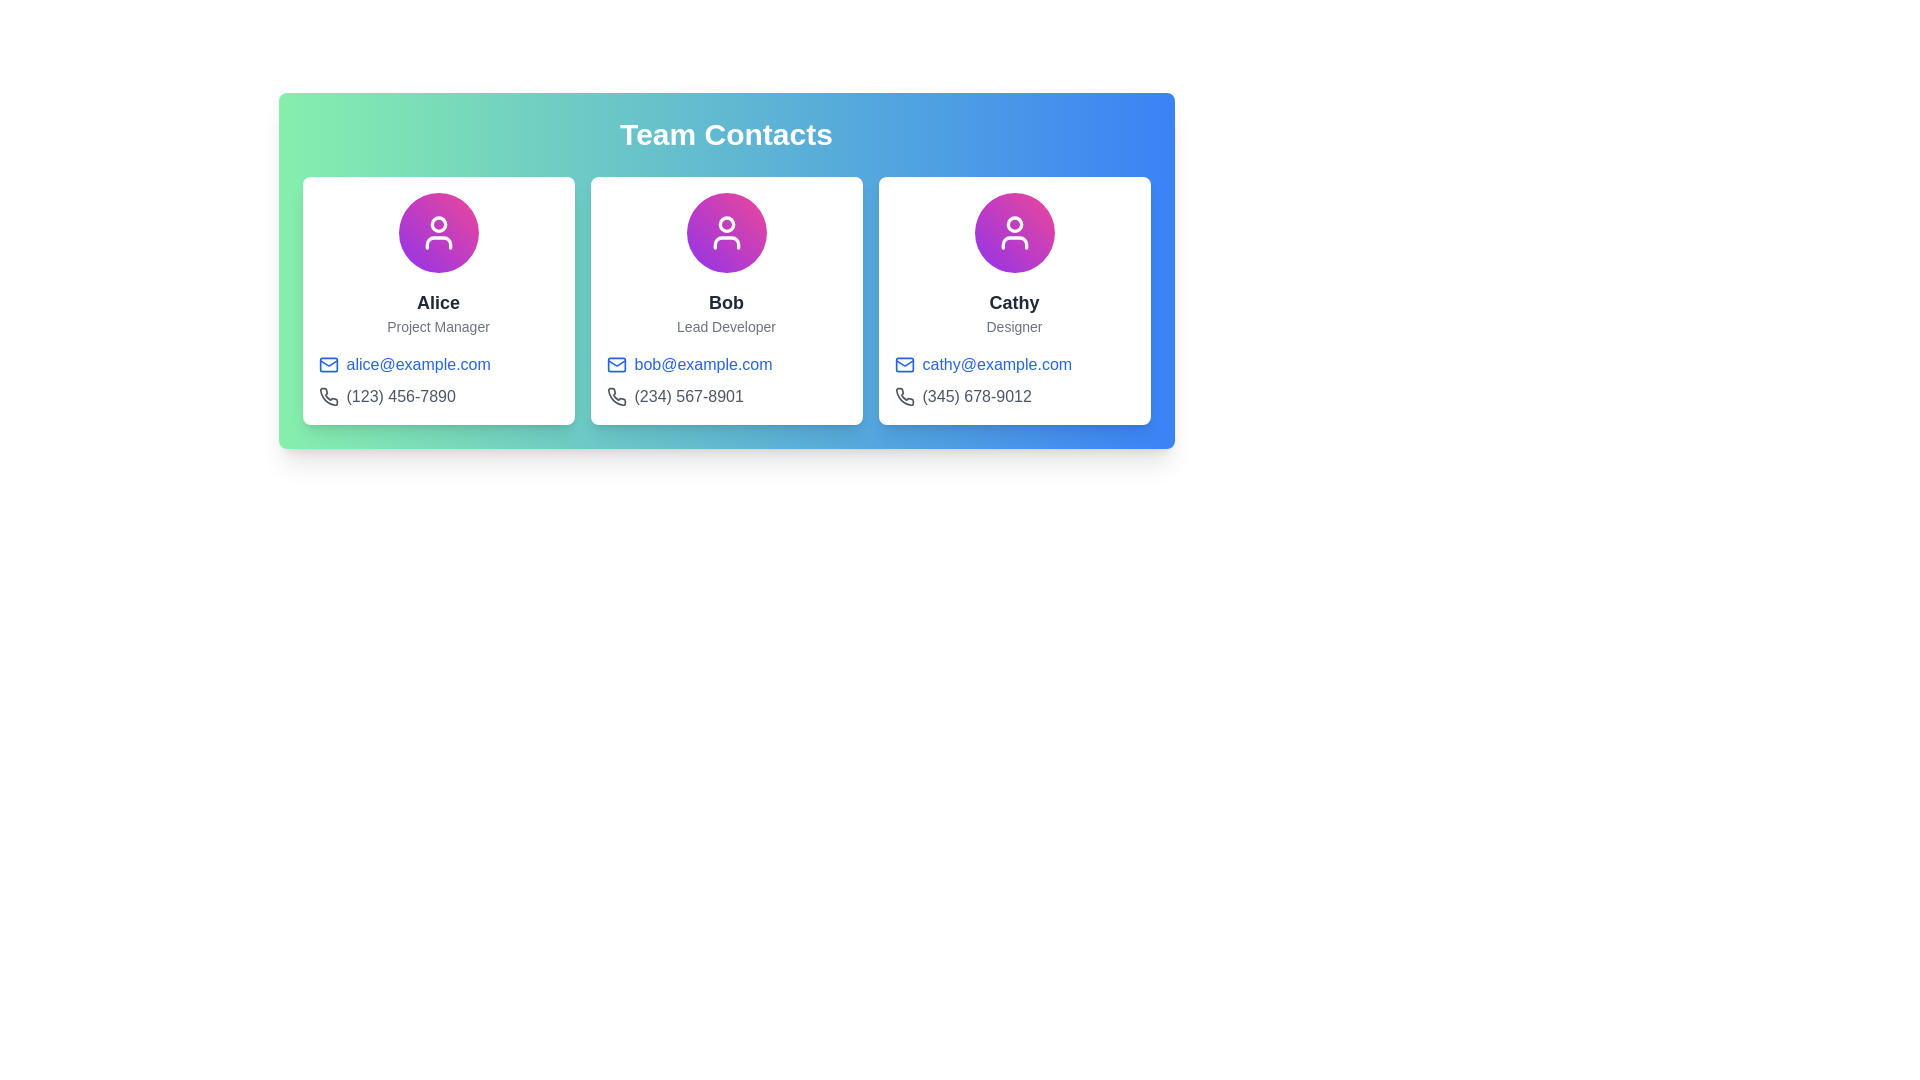 This screenshot has height=1080, width=1920. I want to click on the email icon located at the top-left corner of the email address 'cathy@example.com' in the third card of the 'Team Contacts' section, so click(903, 365).